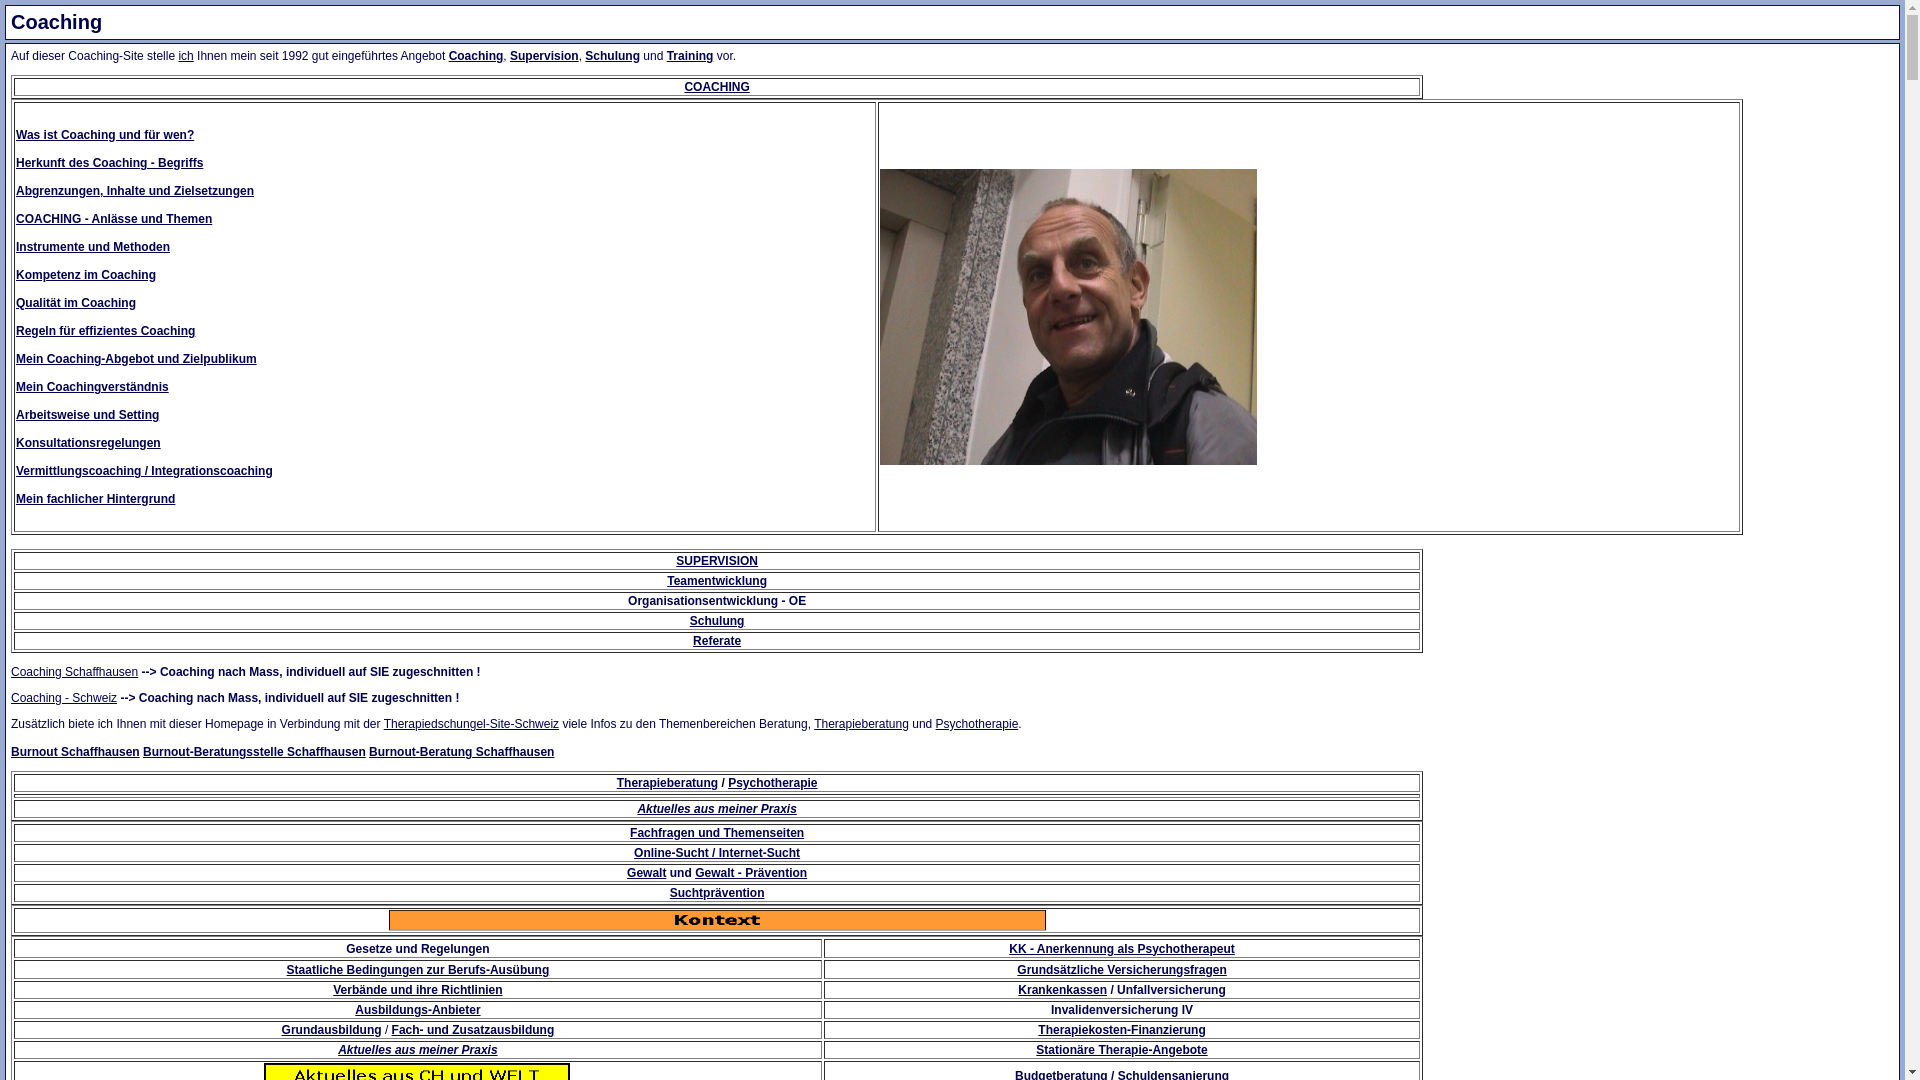 The width and height of the screenshot is (1920, 1080). What do you see at coordinates (85, 274) in the screenshot?
I see `'Kompetenz im Coaching'` at bounding box center [85, 274].